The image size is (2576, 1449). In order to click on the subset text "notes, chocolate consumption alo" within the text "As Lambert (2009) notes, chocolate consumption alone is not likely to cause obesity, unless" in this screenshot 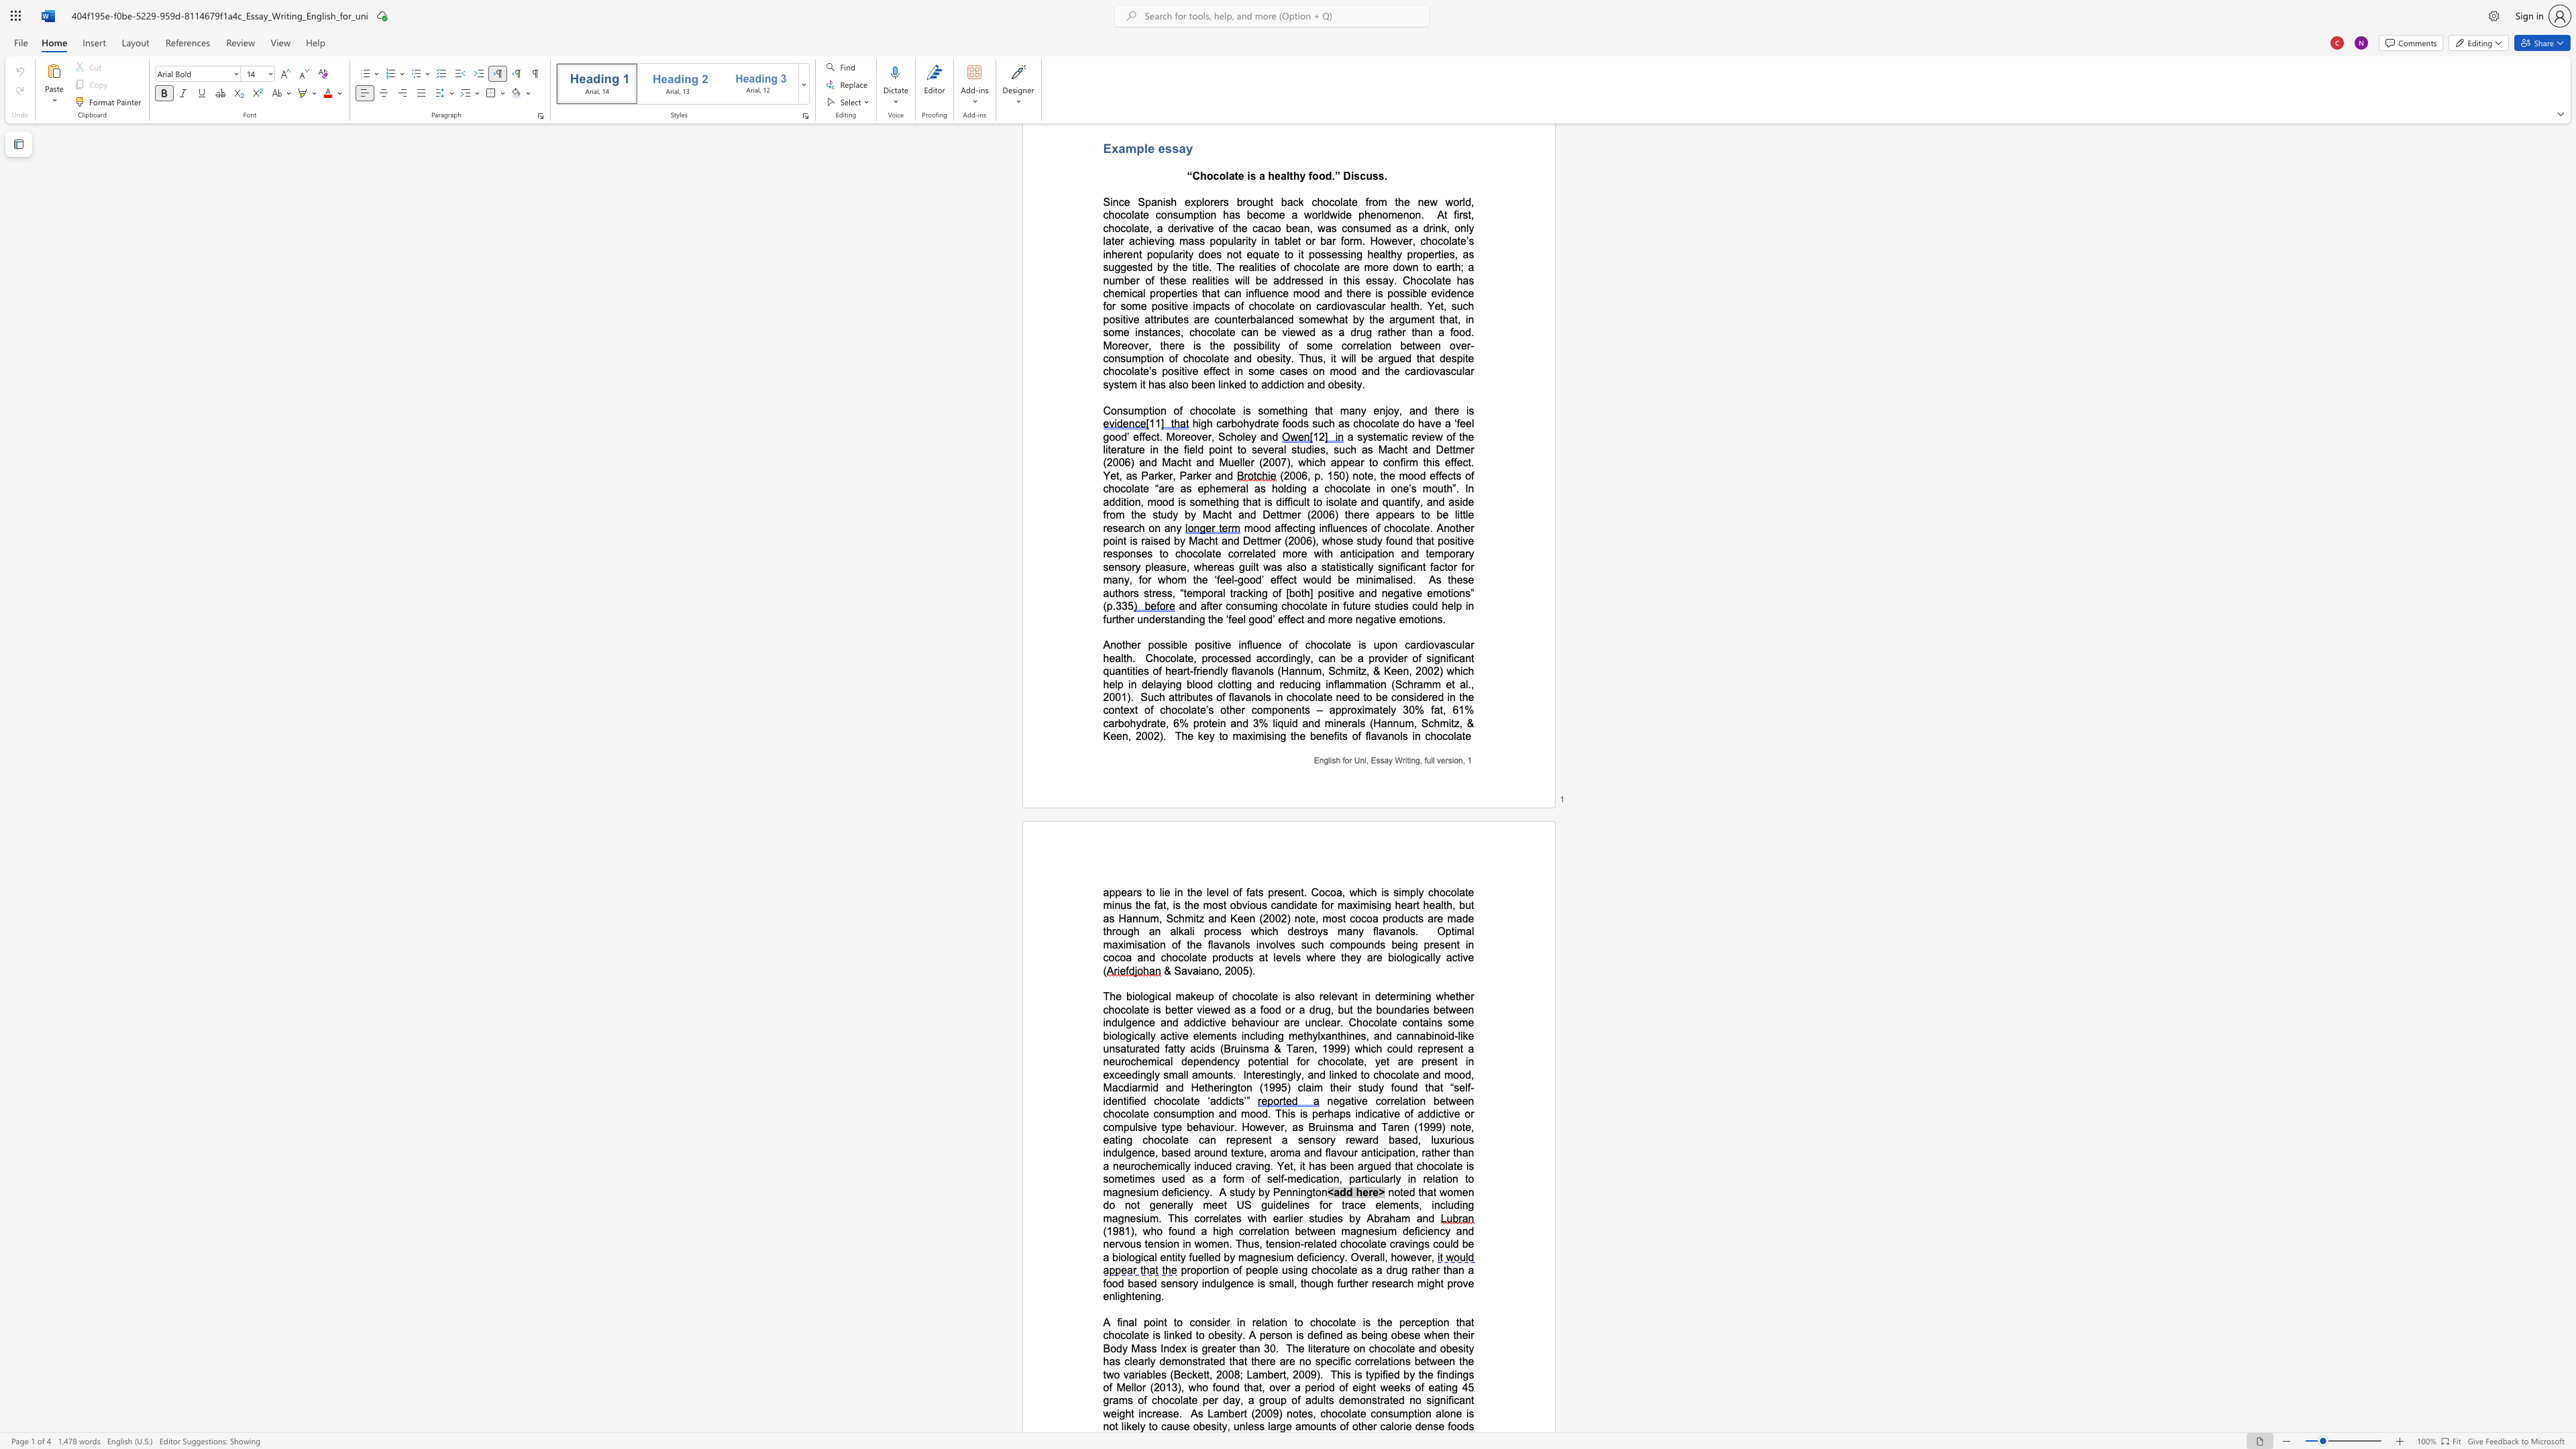, I will do `click(1285, 1412)`.